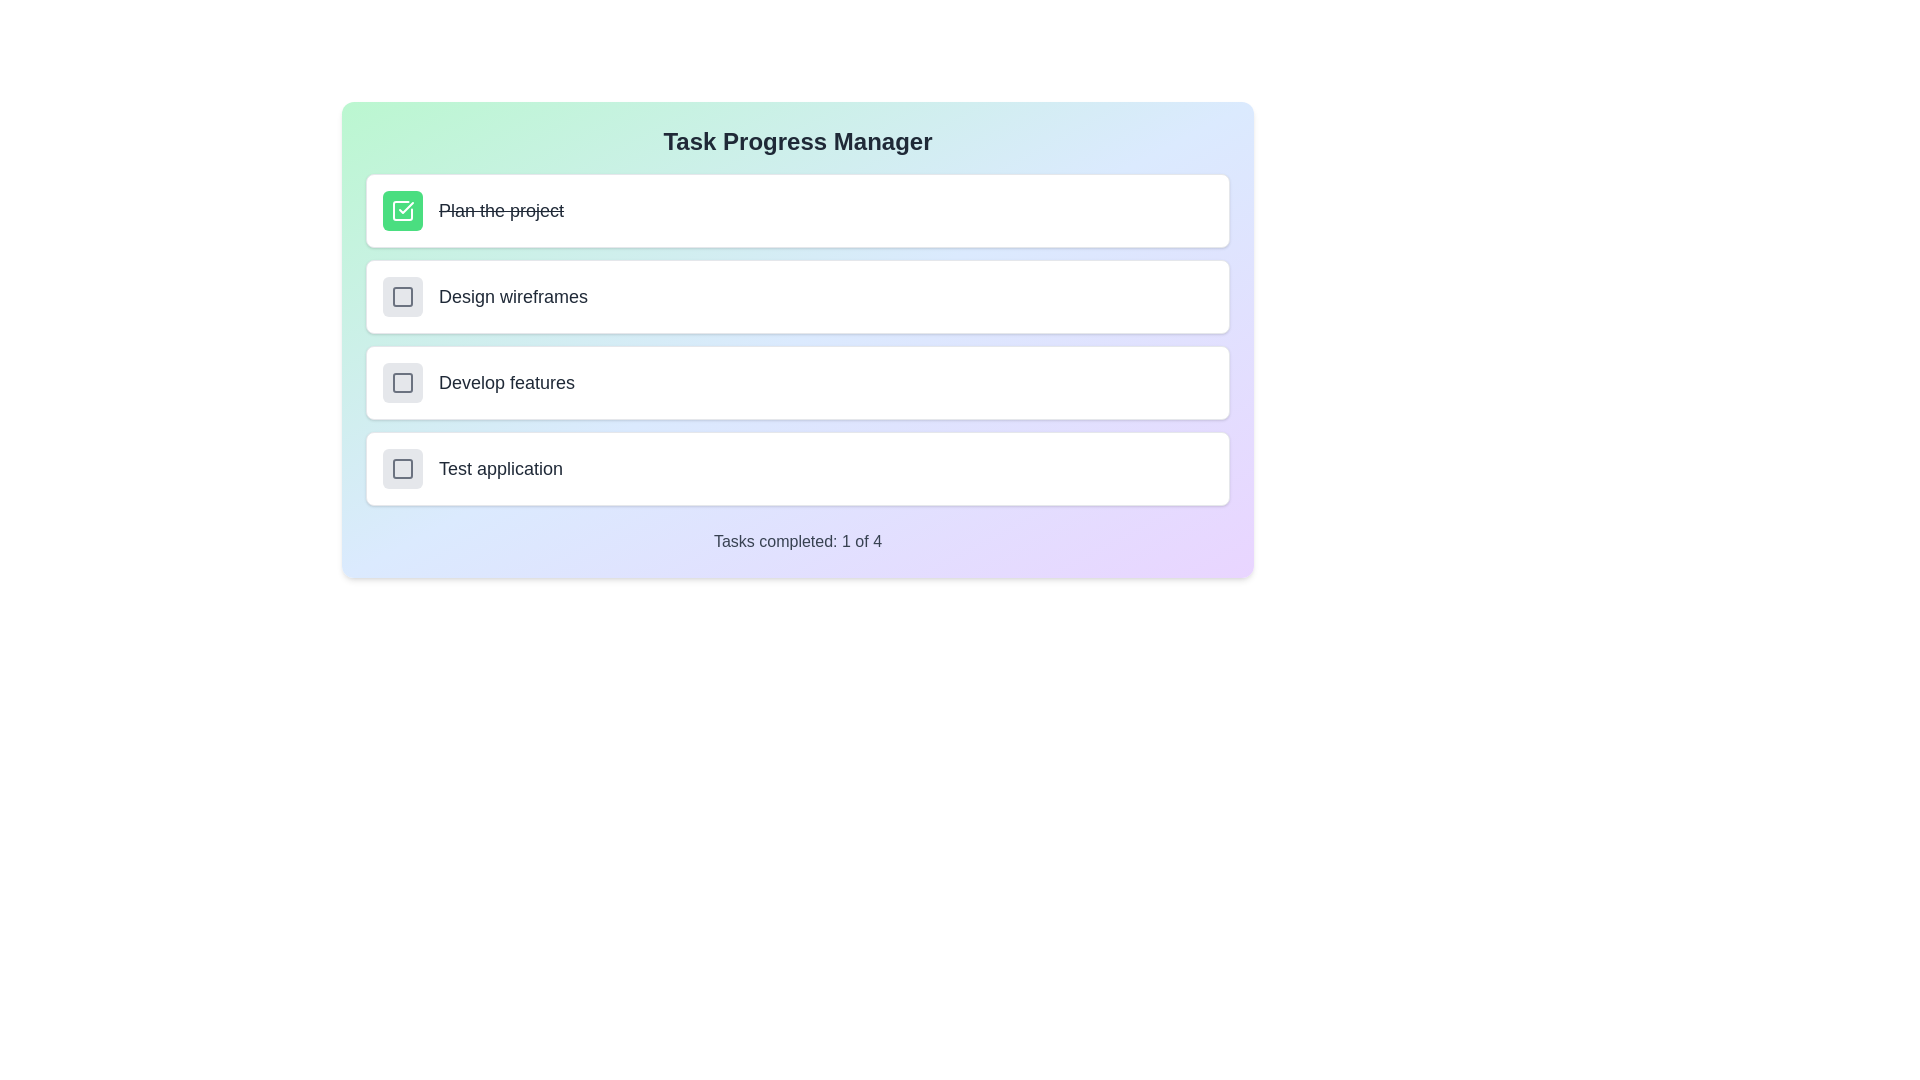 The height and width of the screenshot is (1080, 1920). What do you see at coordinates (405, 208) in the screenshot?
I see `the checkmark icon indicating a completed status` at bounding box center [405, 208].